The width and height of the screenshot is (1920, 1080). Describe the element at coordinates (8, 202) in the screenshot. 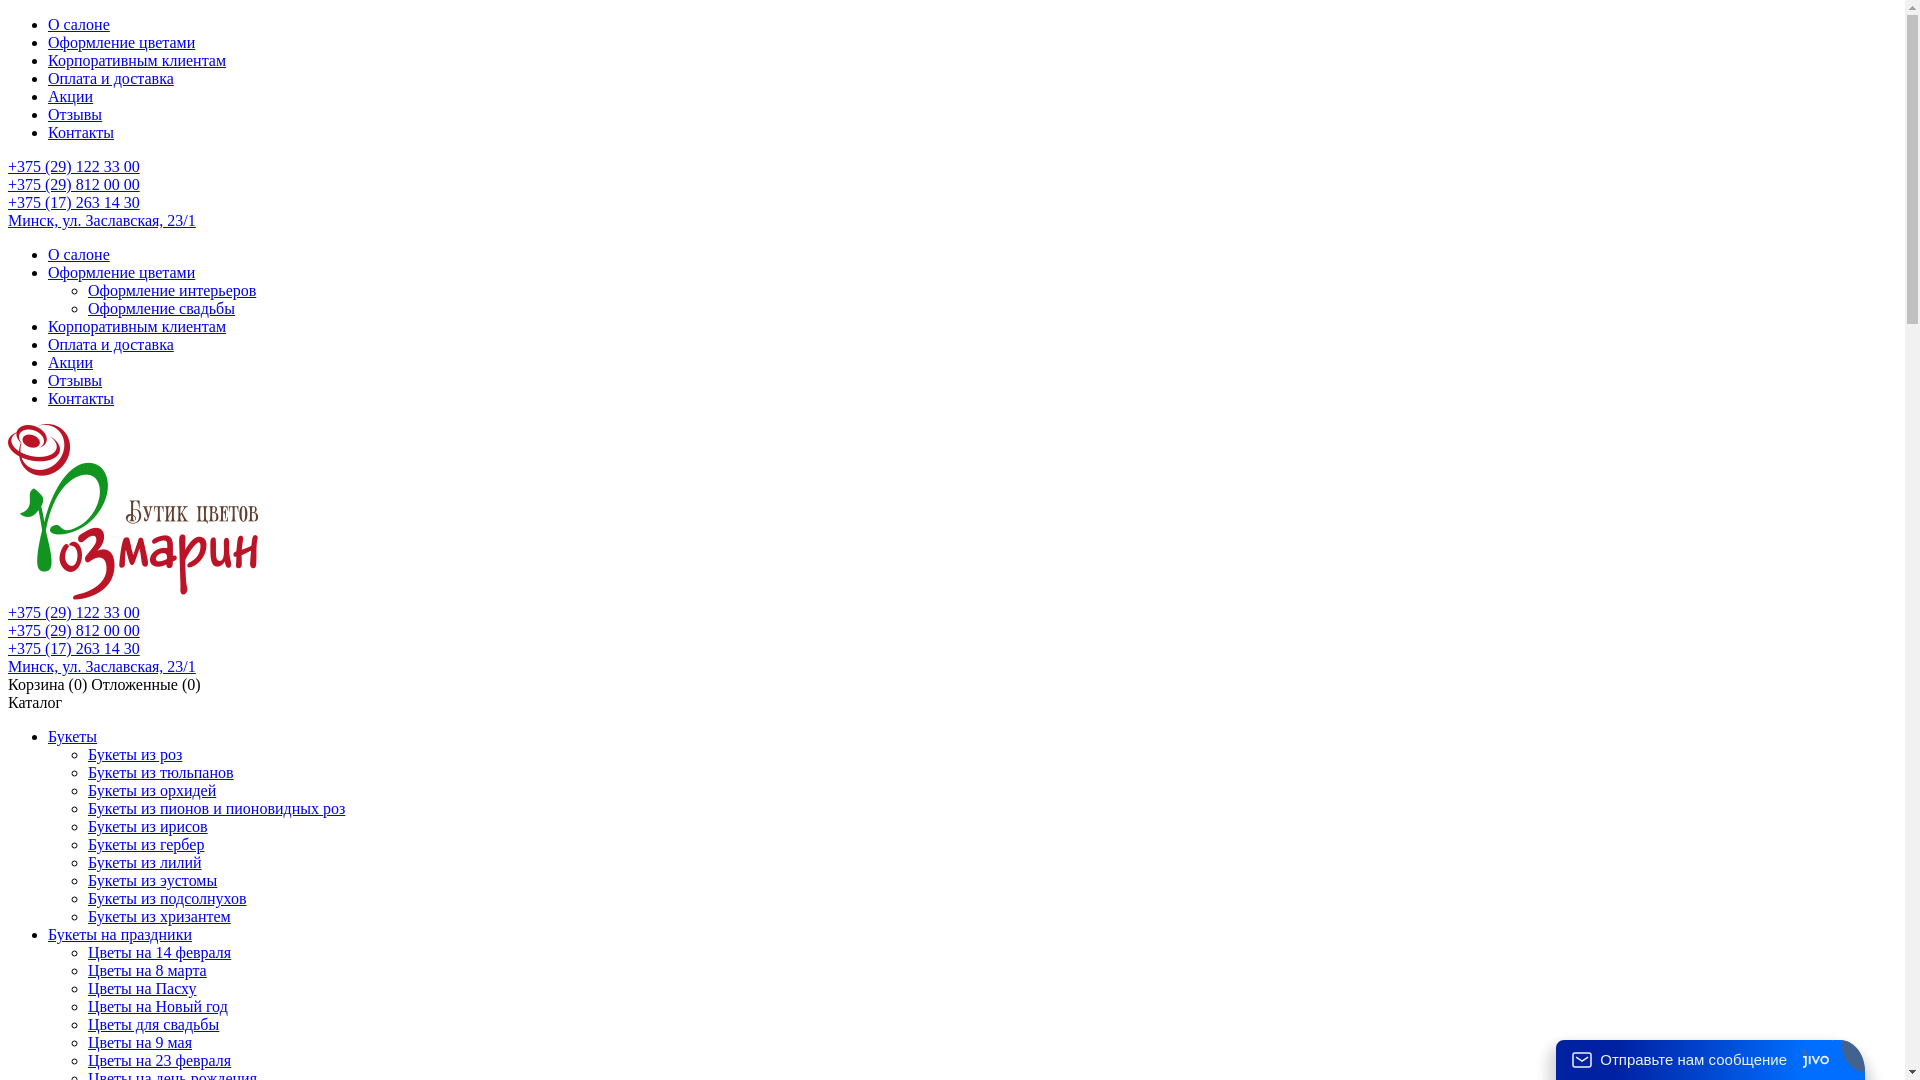

I see `'+375 (17) 263 14 30'` at that location.